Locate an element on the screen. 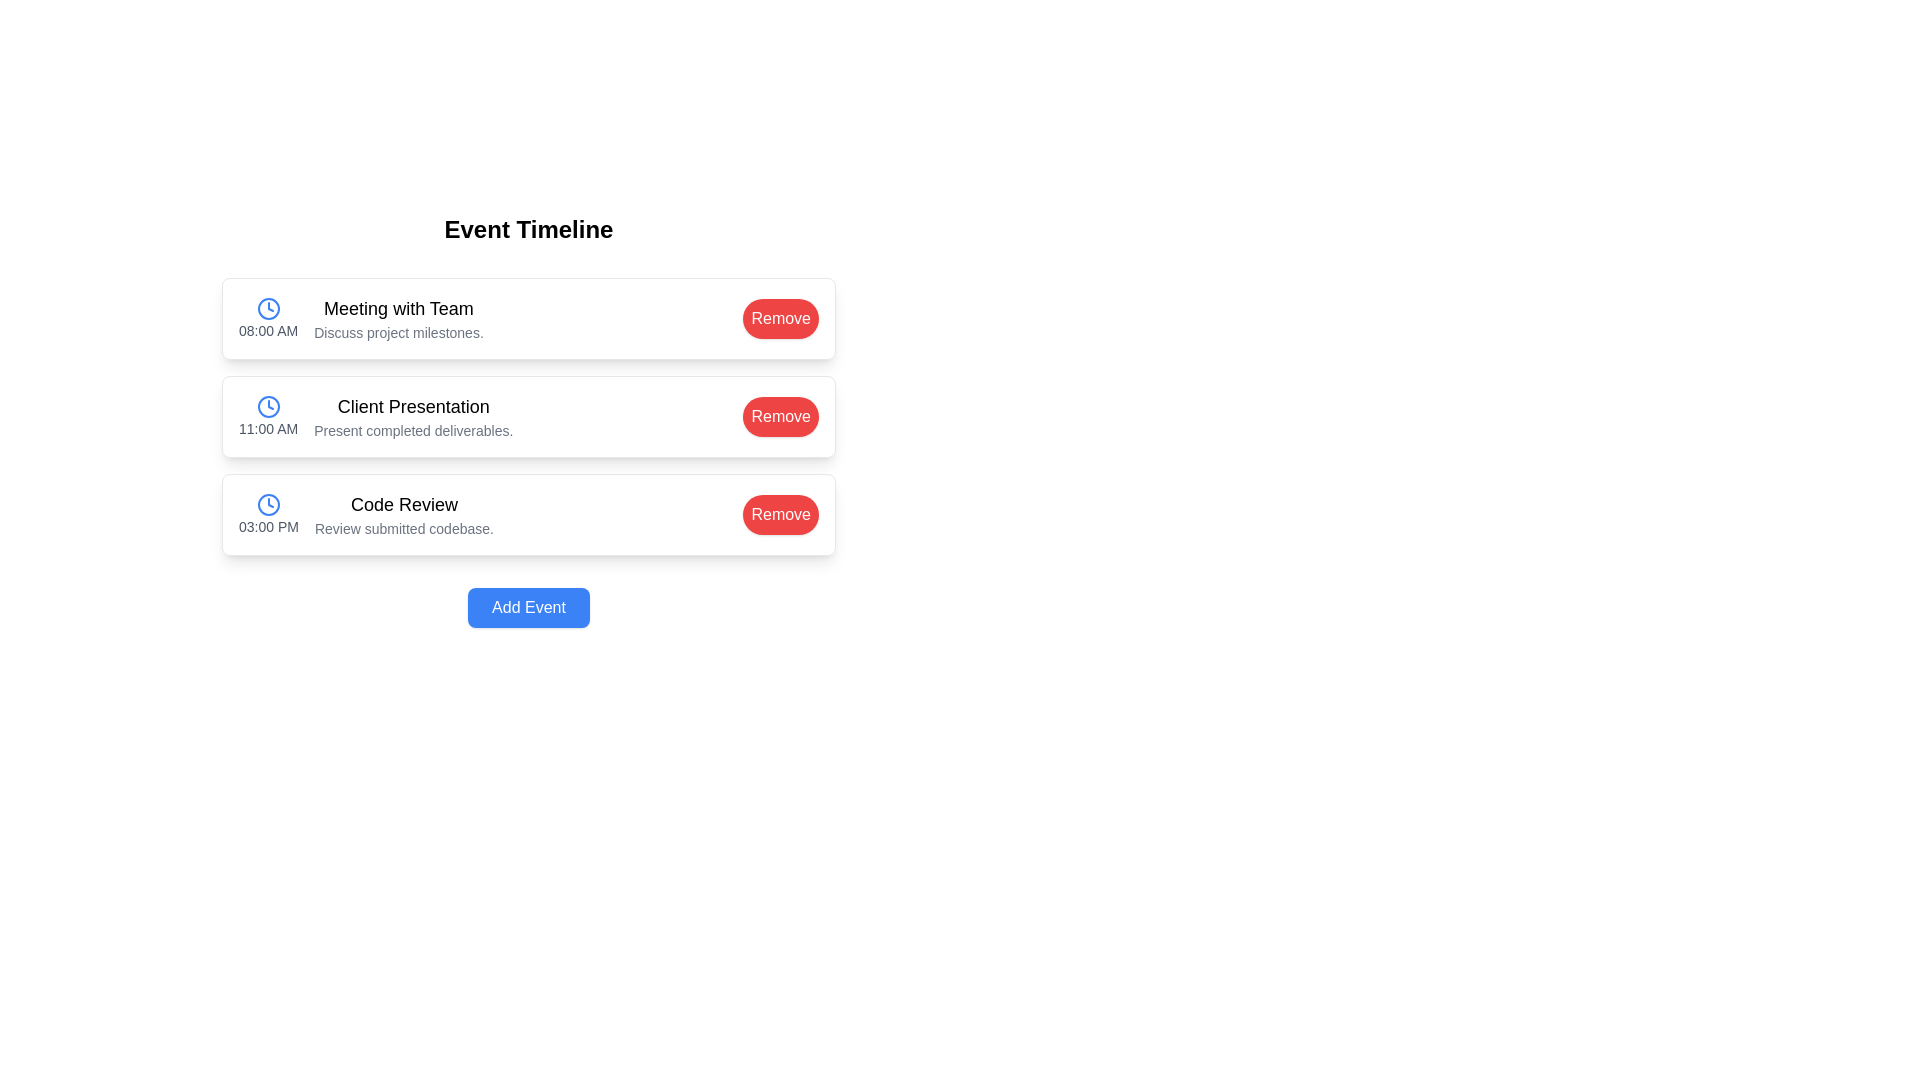 Image resolution: width=1920 pixels, height=1080 pixels. the red 'Remove' button located at the bottom right of the 'Code Review' event card is located at coordinates (780, 514).